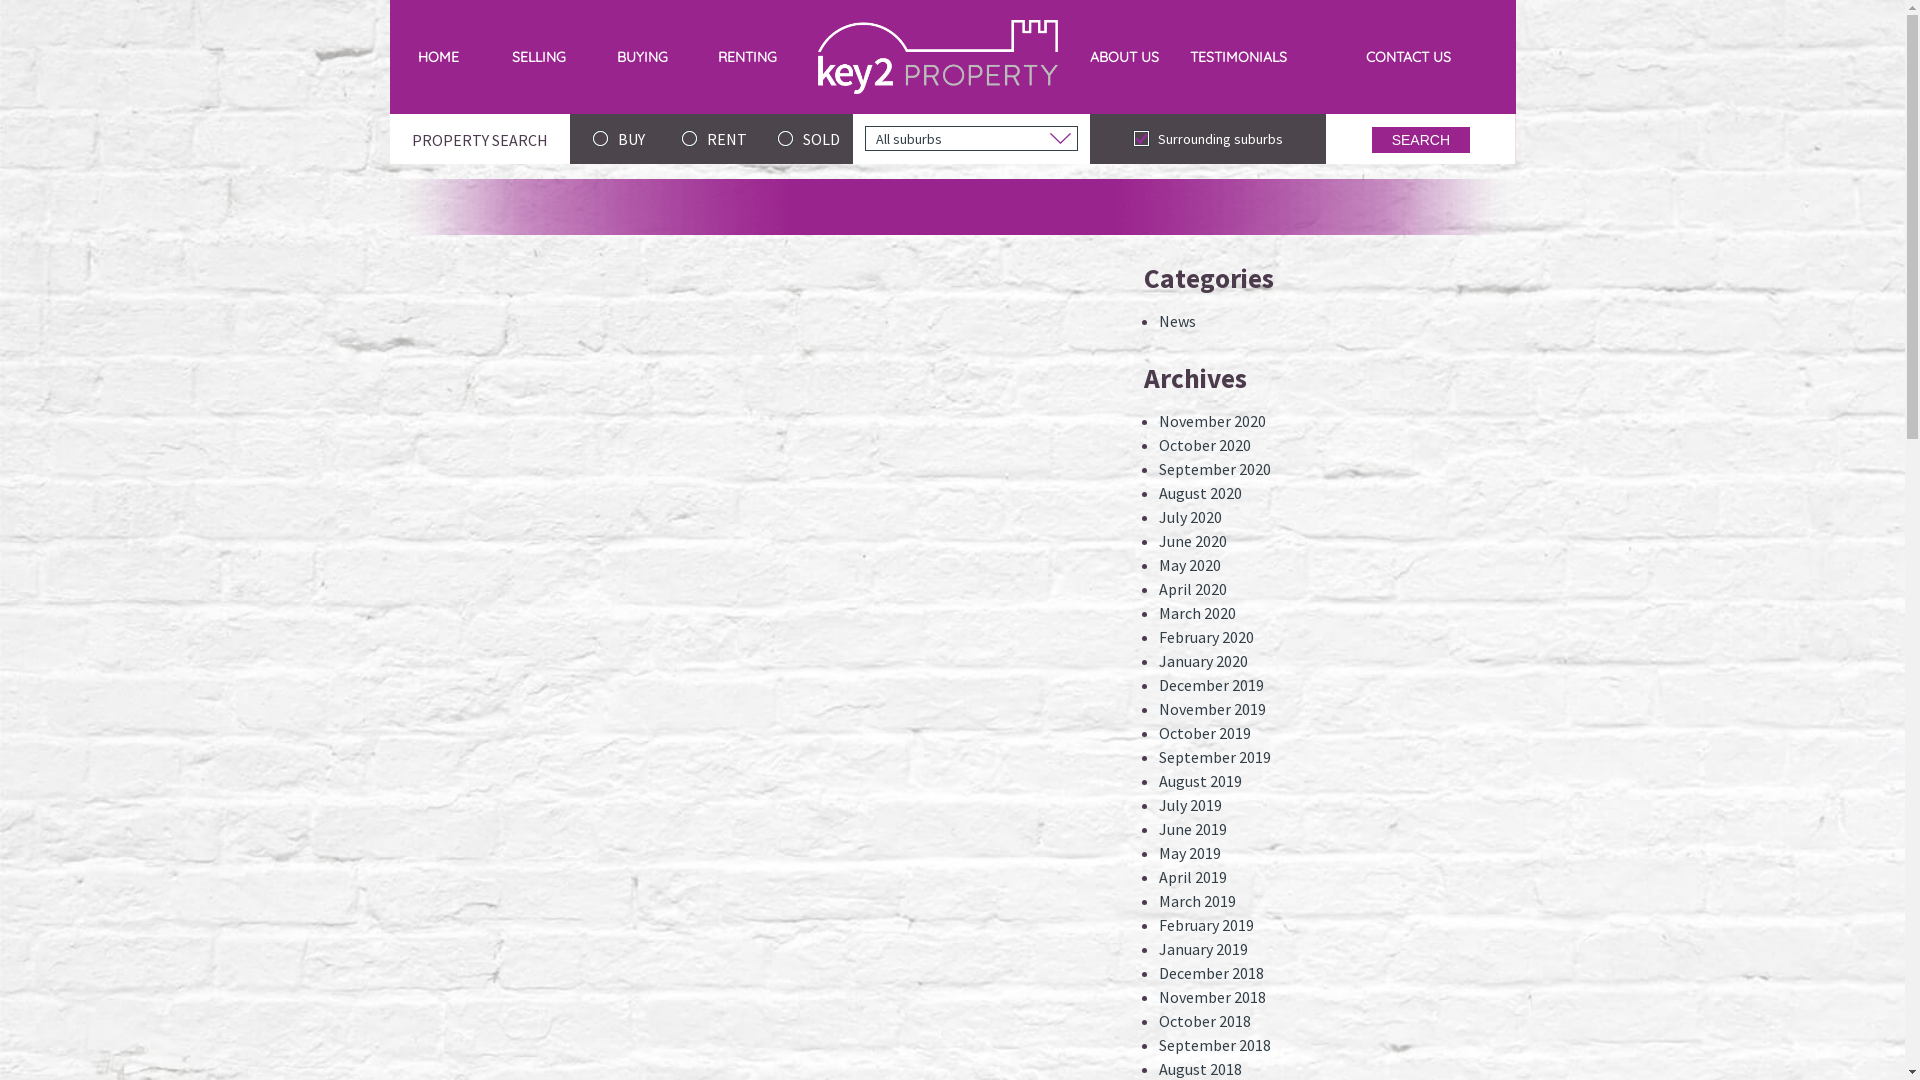  What do you see at coordinates (1190, 804) in the screenshot?
I see `'July 2019'` at bounding box center [1190, 804].